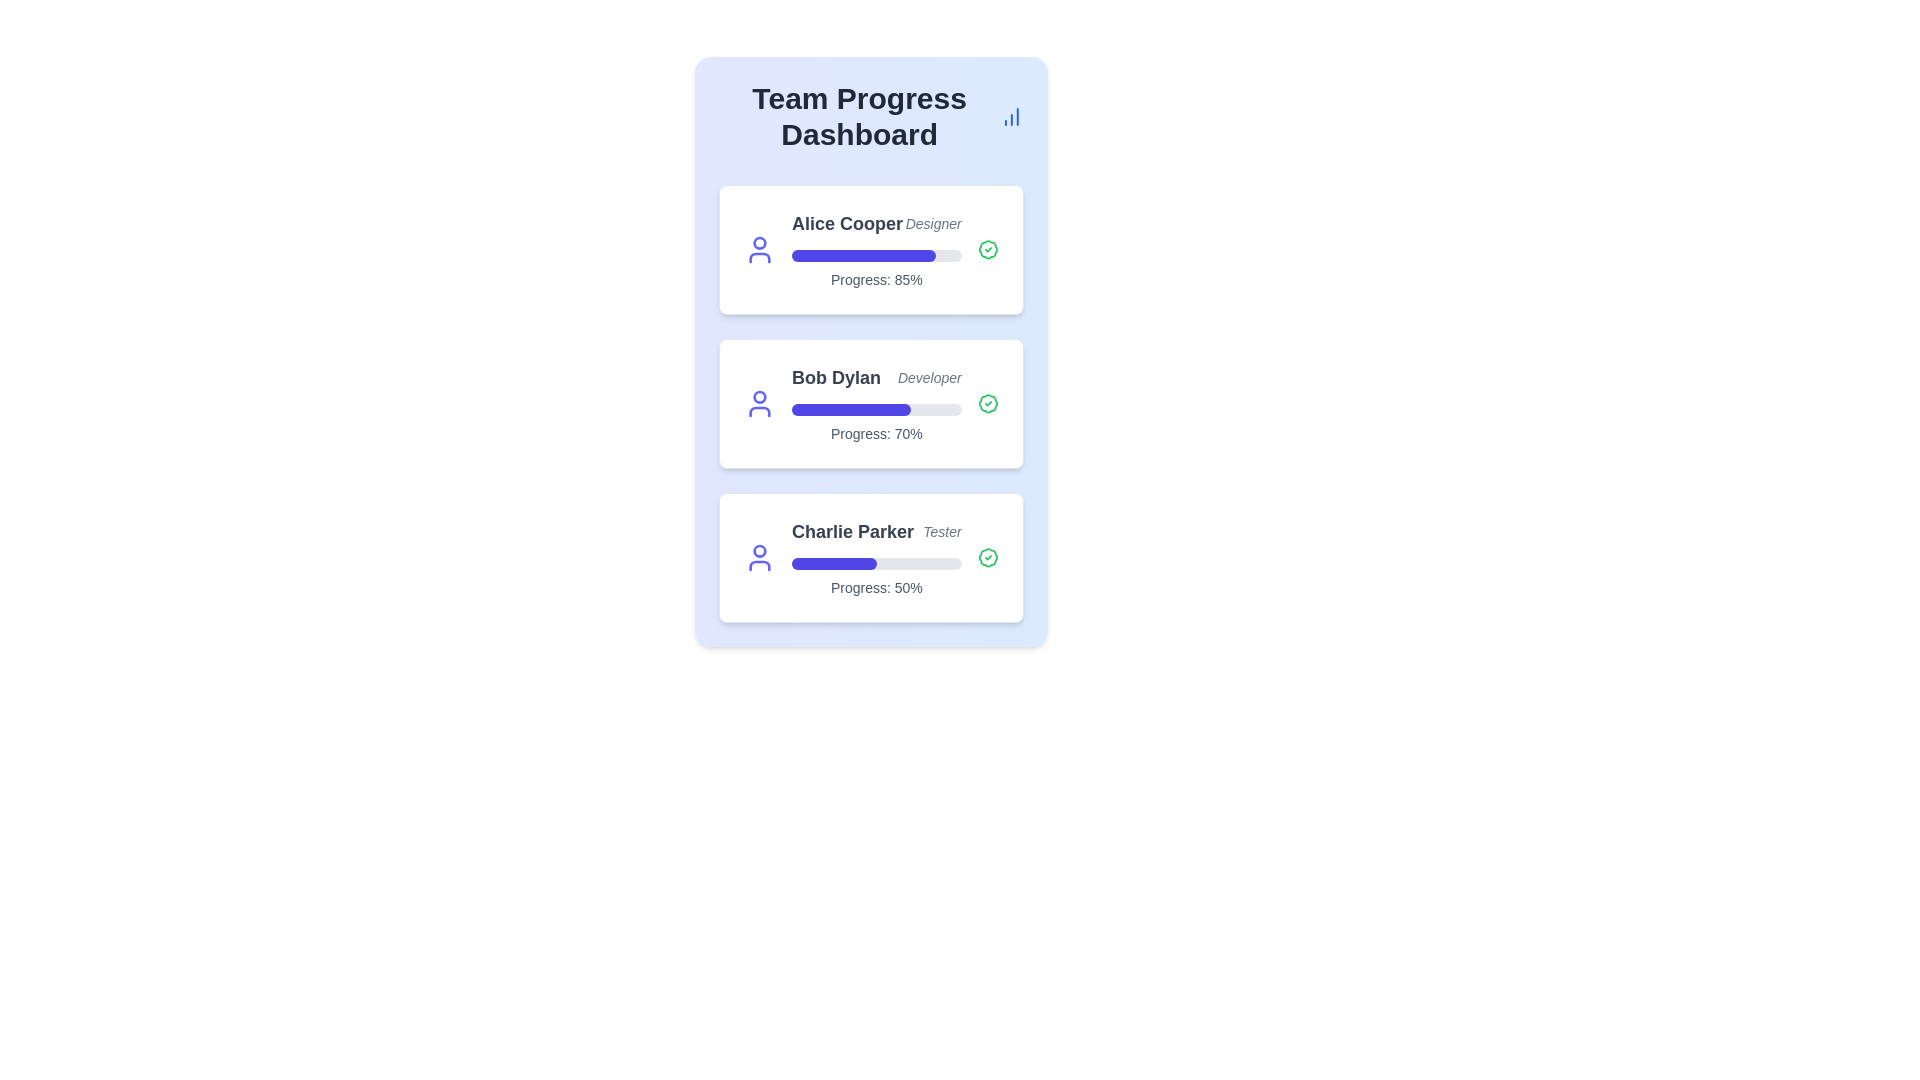 The height and width of the screenshot is (1080, 1920). Describe the element at coordinates (847, 223) in the screenshot. I see `the text label displaying the name of an individual at the top of the first card in the 'Team Progress Dashboard'` at that location.